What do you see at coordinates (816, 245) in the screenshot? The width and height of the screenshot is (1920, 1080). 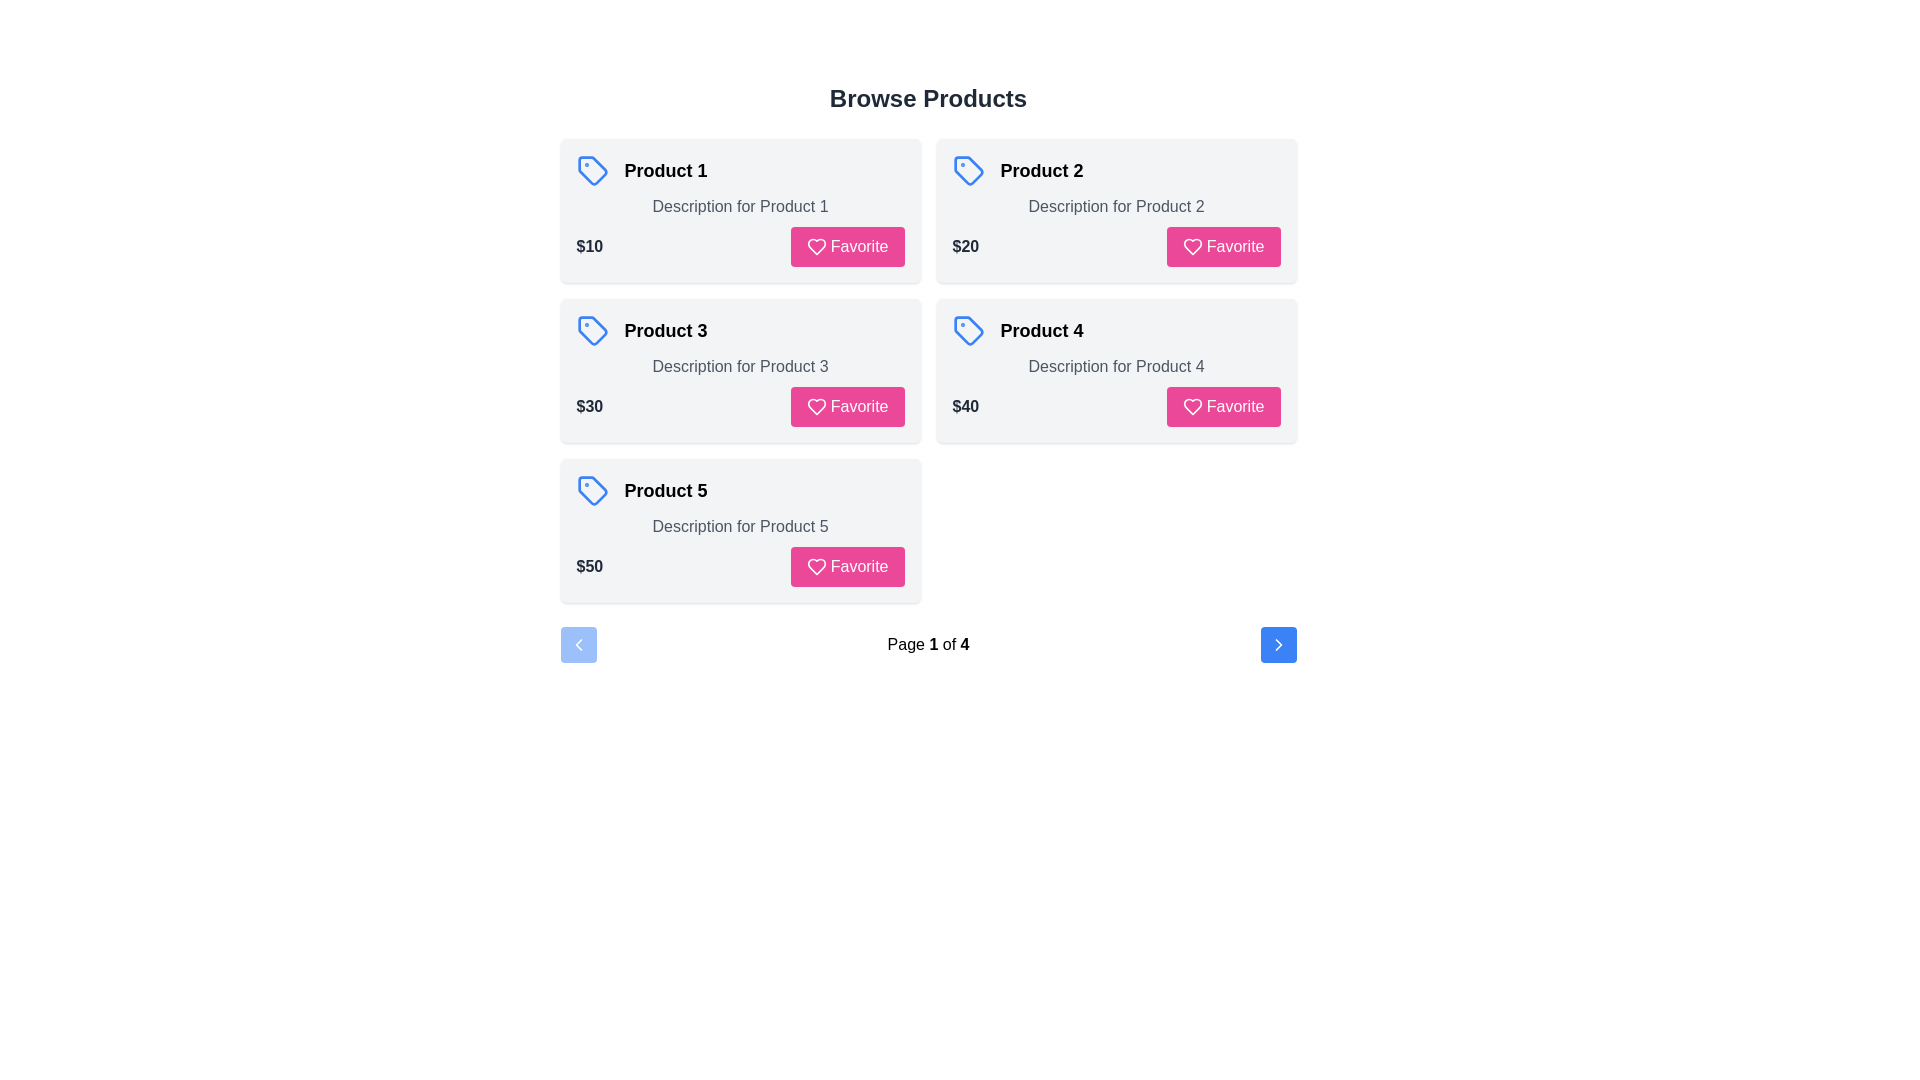 I see `the pink heart icon to favorite or unfavorite 'Product 1' in the first card of the left column` at bounding box center [816, 245].